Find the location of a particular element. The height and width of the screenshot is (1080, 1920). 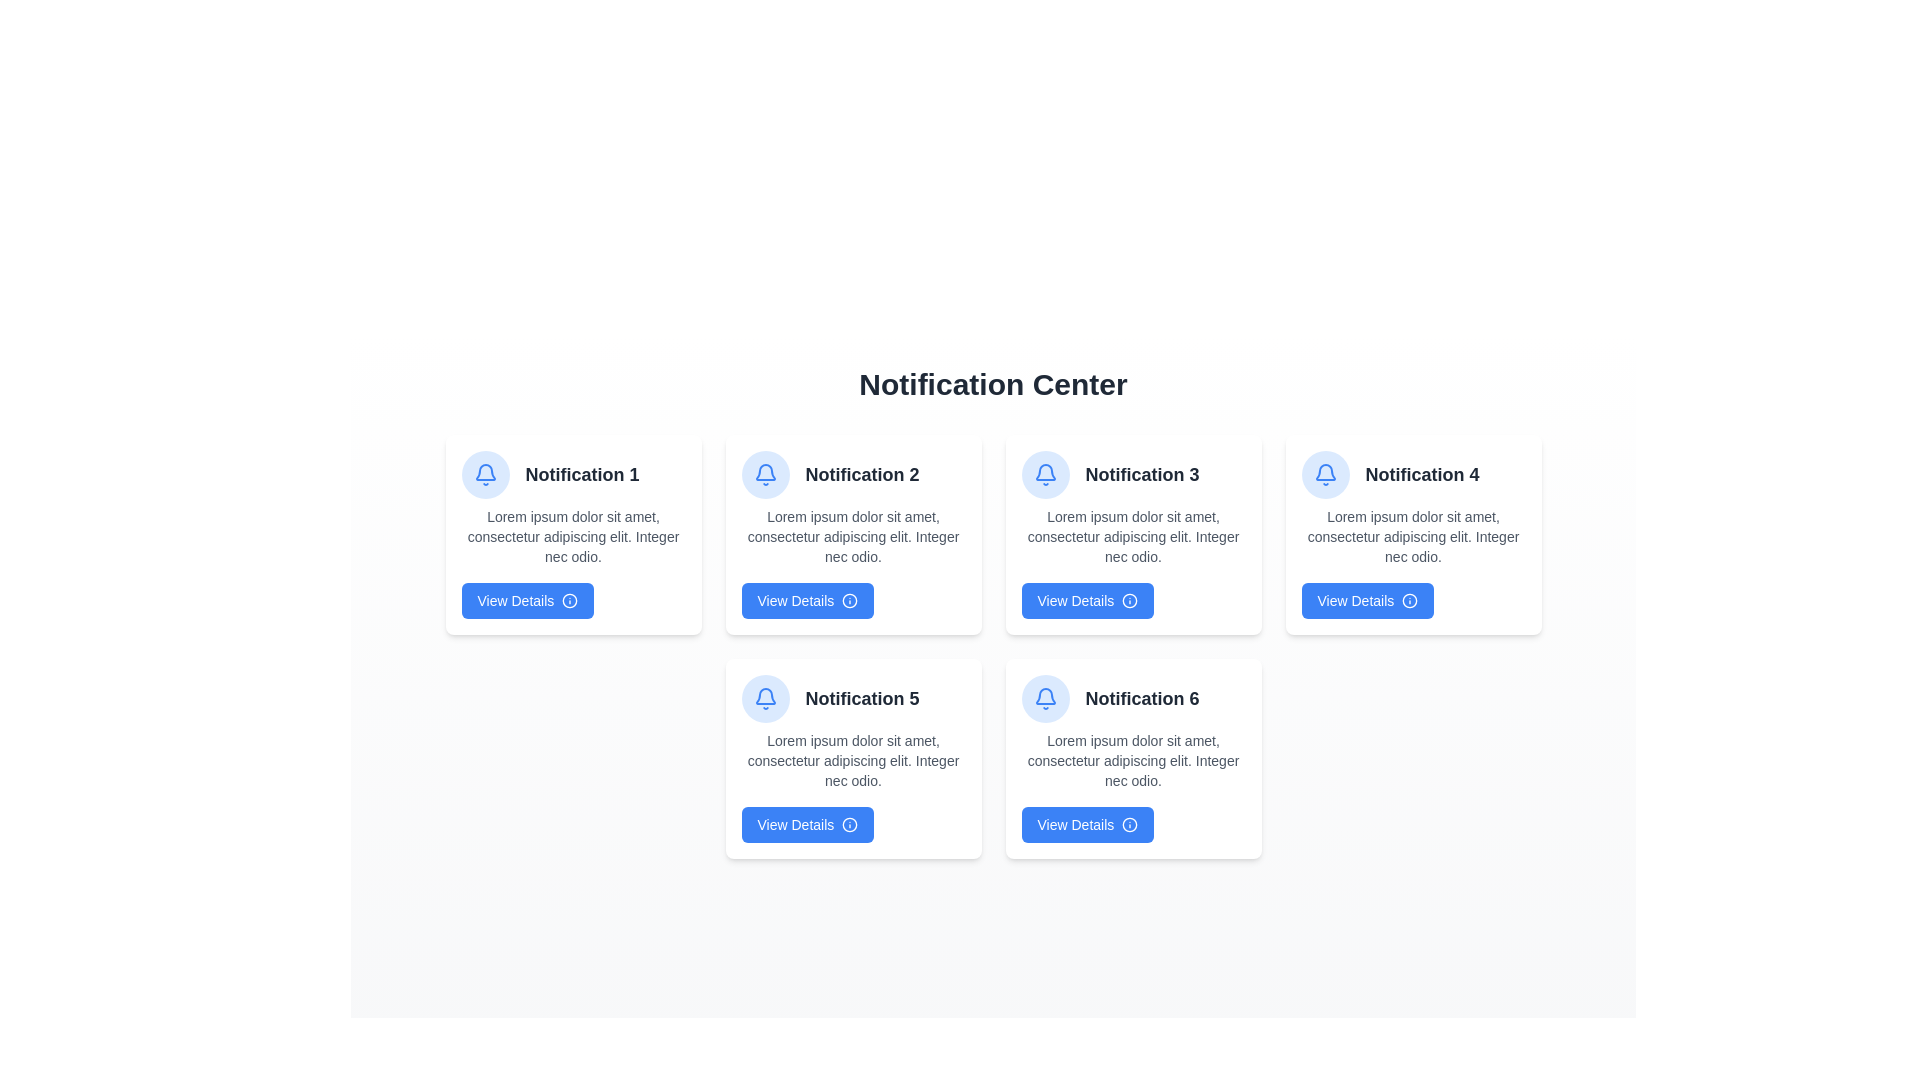

the bell icon located at the top of the 'Notification 1' card, which visually represents notifications or alerts is located at coordinates (1325, 472).